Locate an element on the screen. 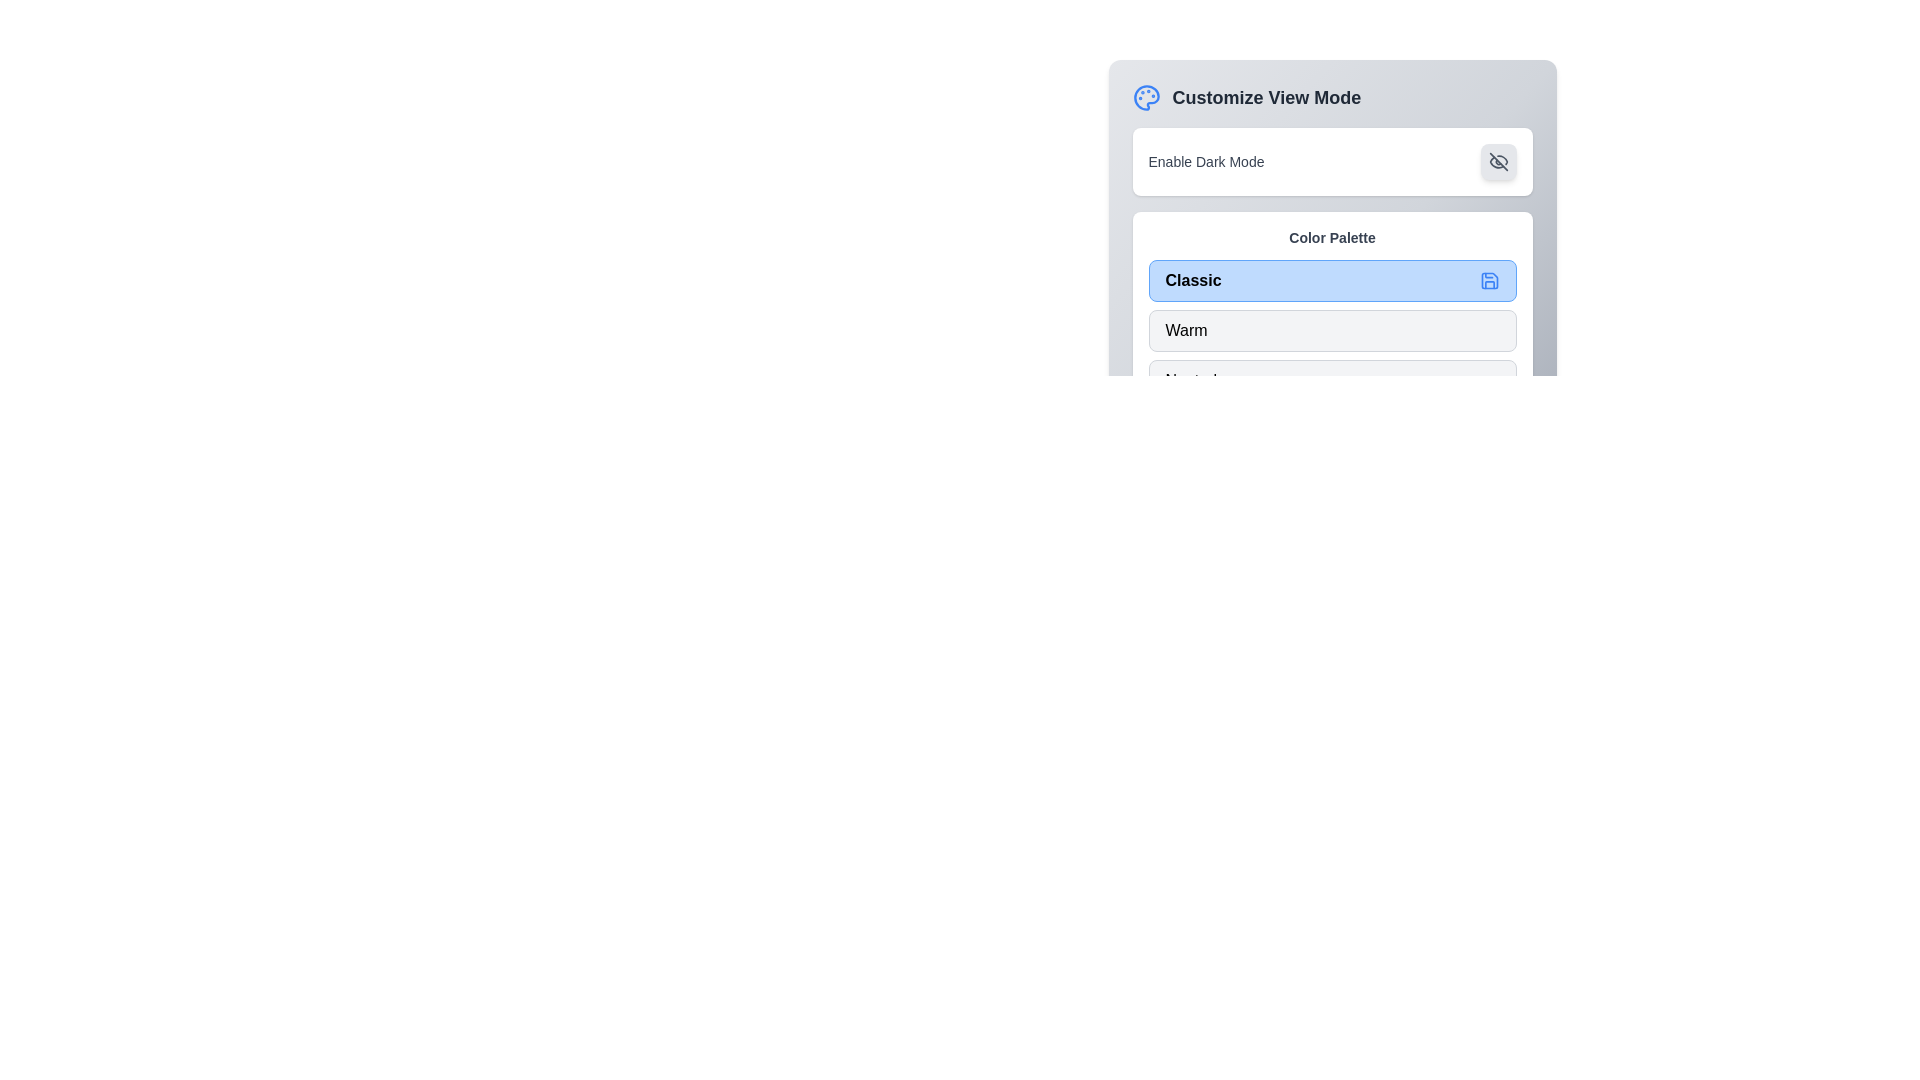 Image resolution: width=1920 pixels, height=1080 pixels. the 'Enable Dark Mode' setting option located within the 'Customize View Mode' card is located at coordinates (1332, 161).